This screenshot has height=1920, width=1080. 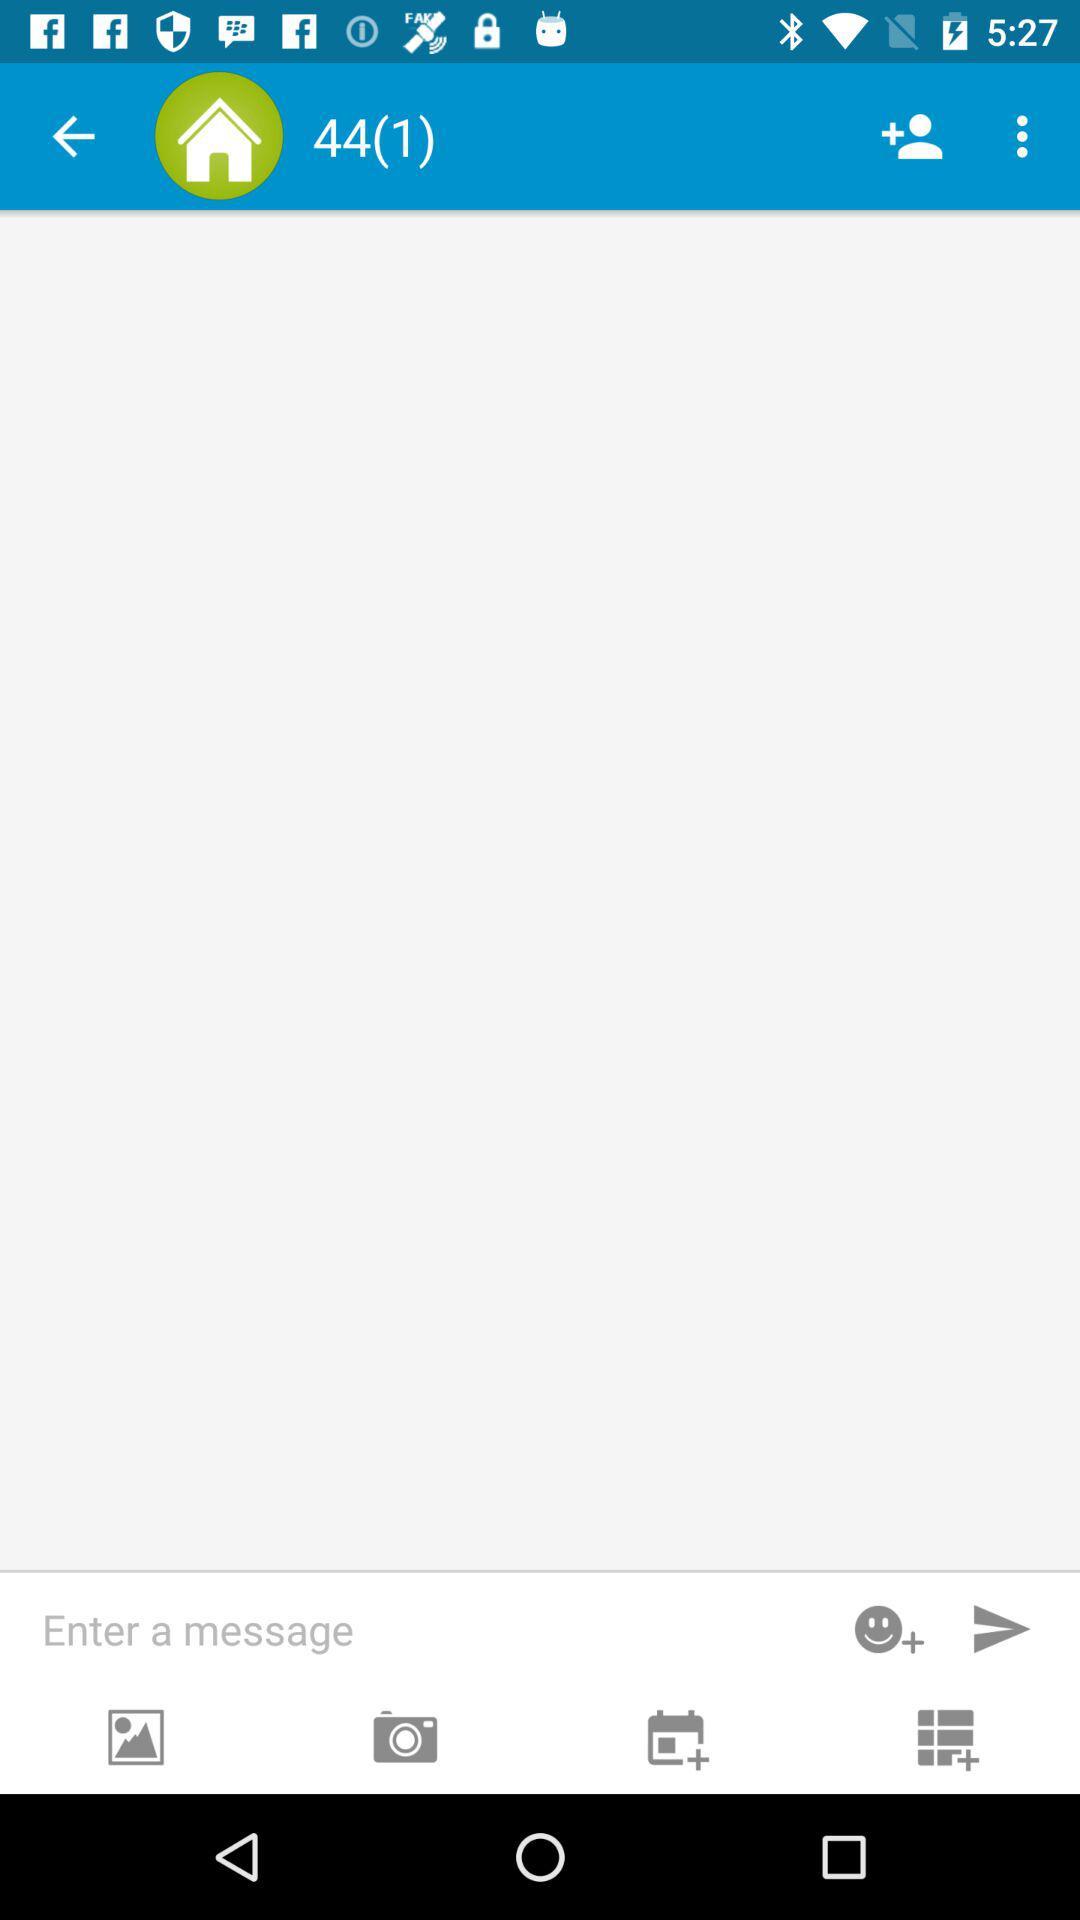 What do you see at coordinates (911, 135) in the screenshot?
I see `the item to the right of the (1) icon` at bounding box center [911, 135].